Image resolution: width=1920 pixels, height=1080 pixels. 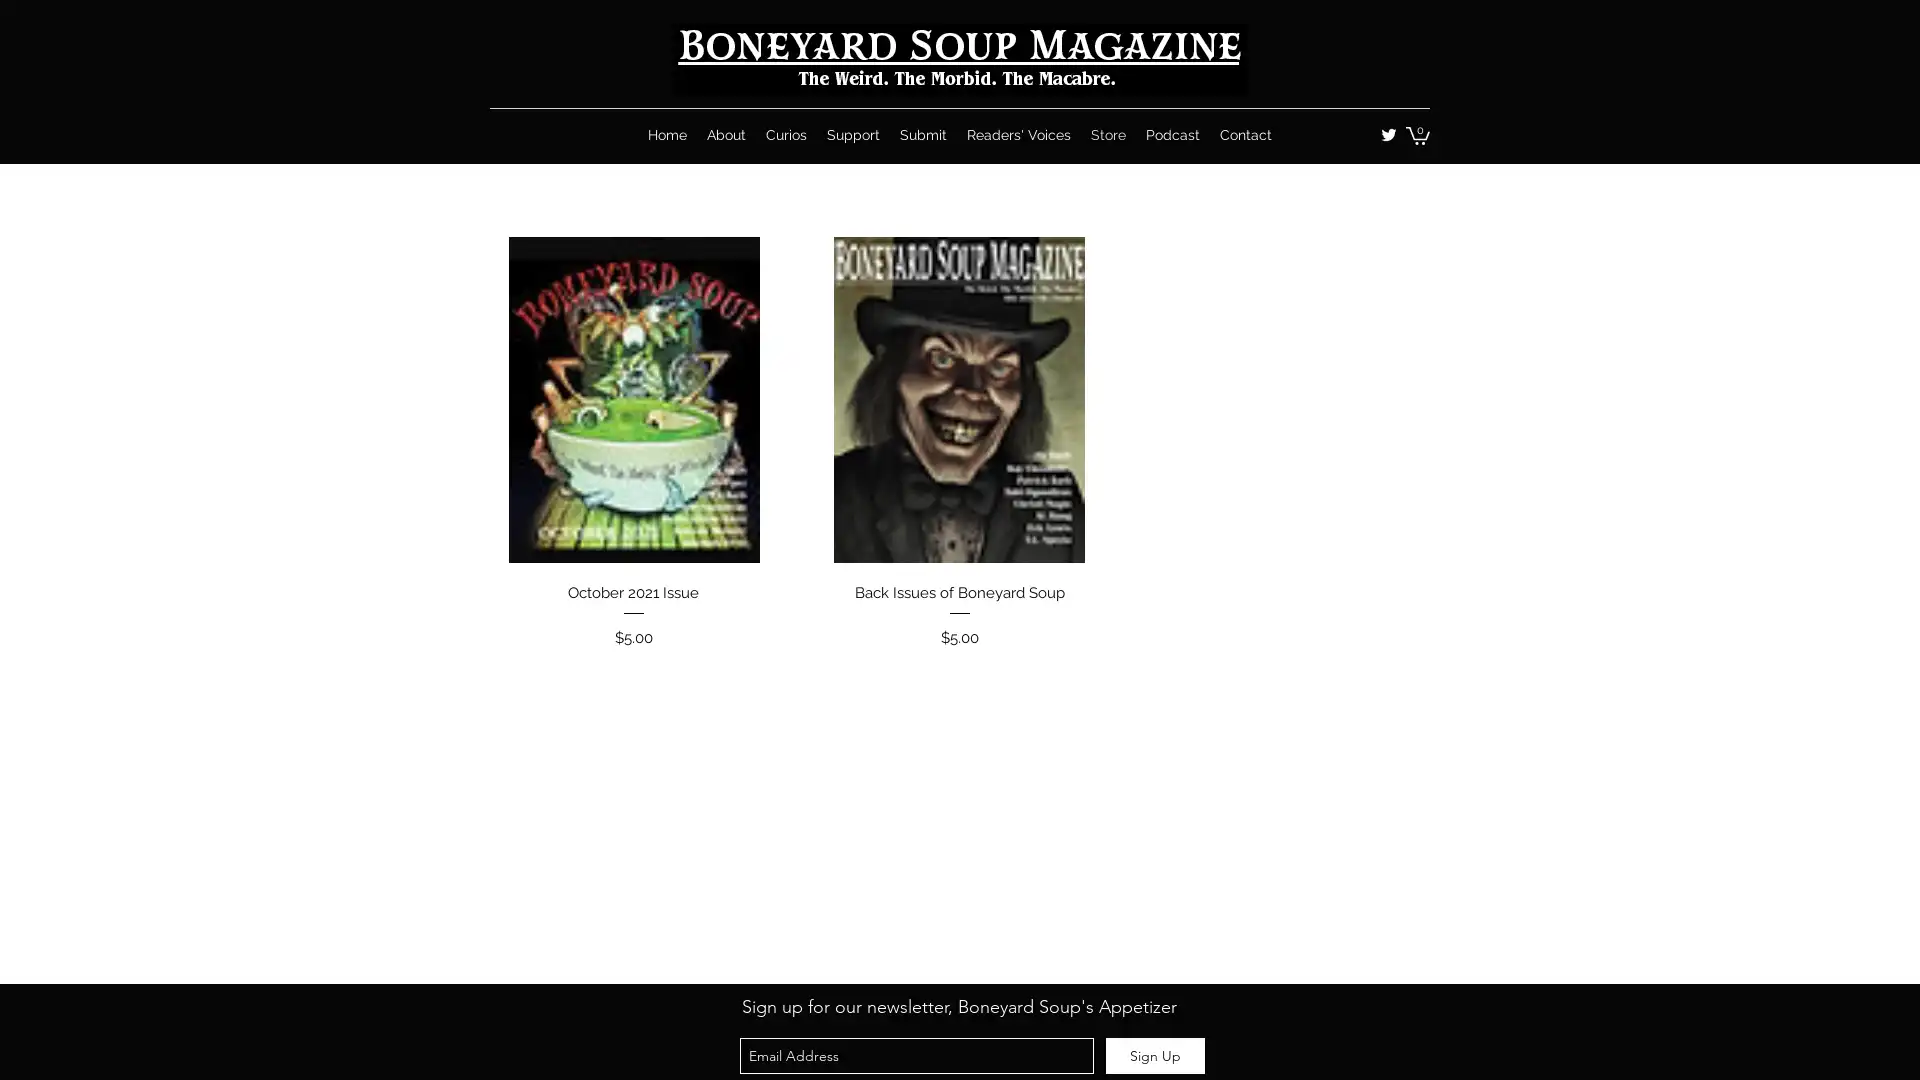 I want to click on Quick View, so click(x=958, y=586).